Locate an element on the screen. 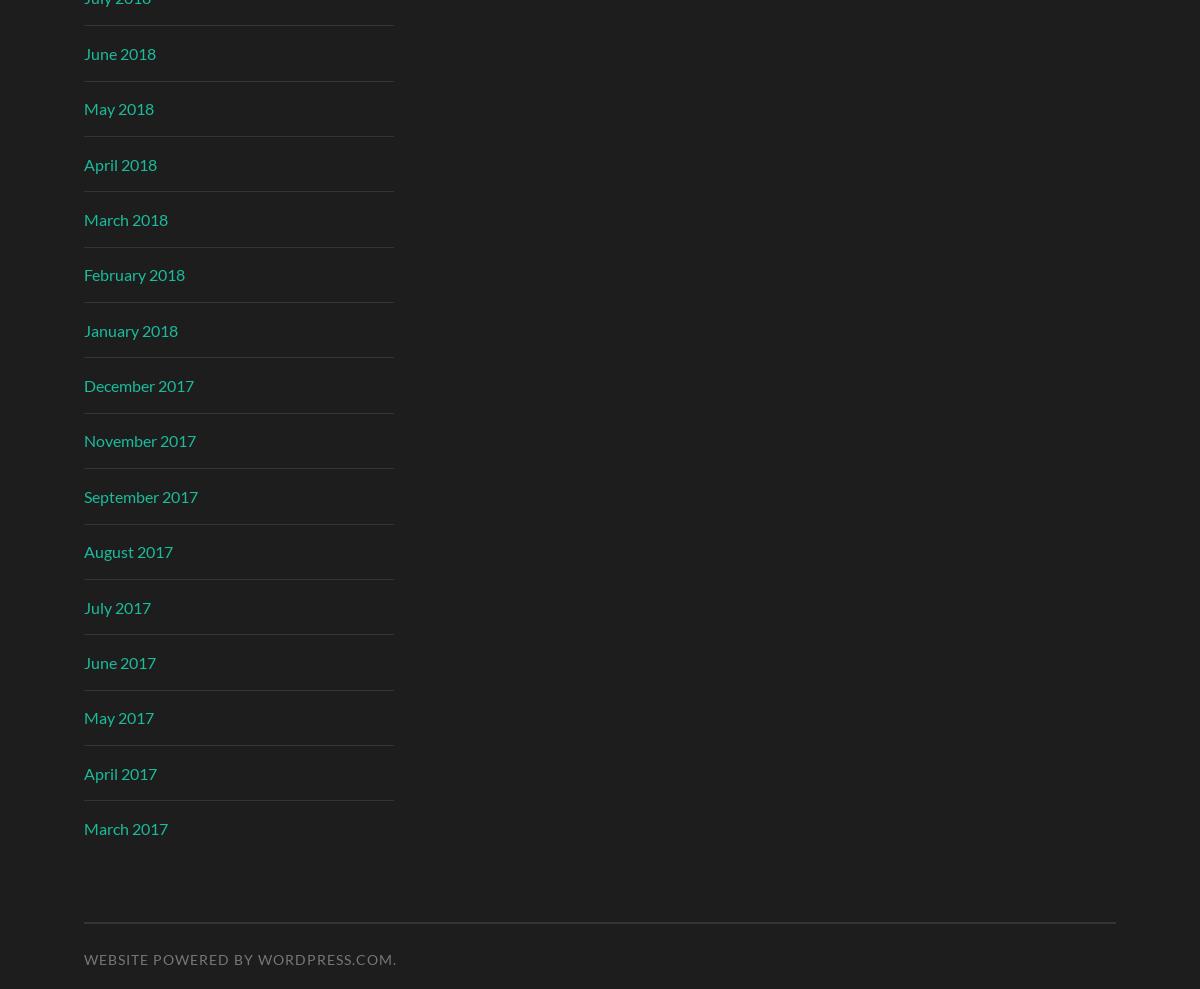 Image resolution: width=1200 pixels, height=989 pixels. 'May 2018' is located at coordinates (119, 108).